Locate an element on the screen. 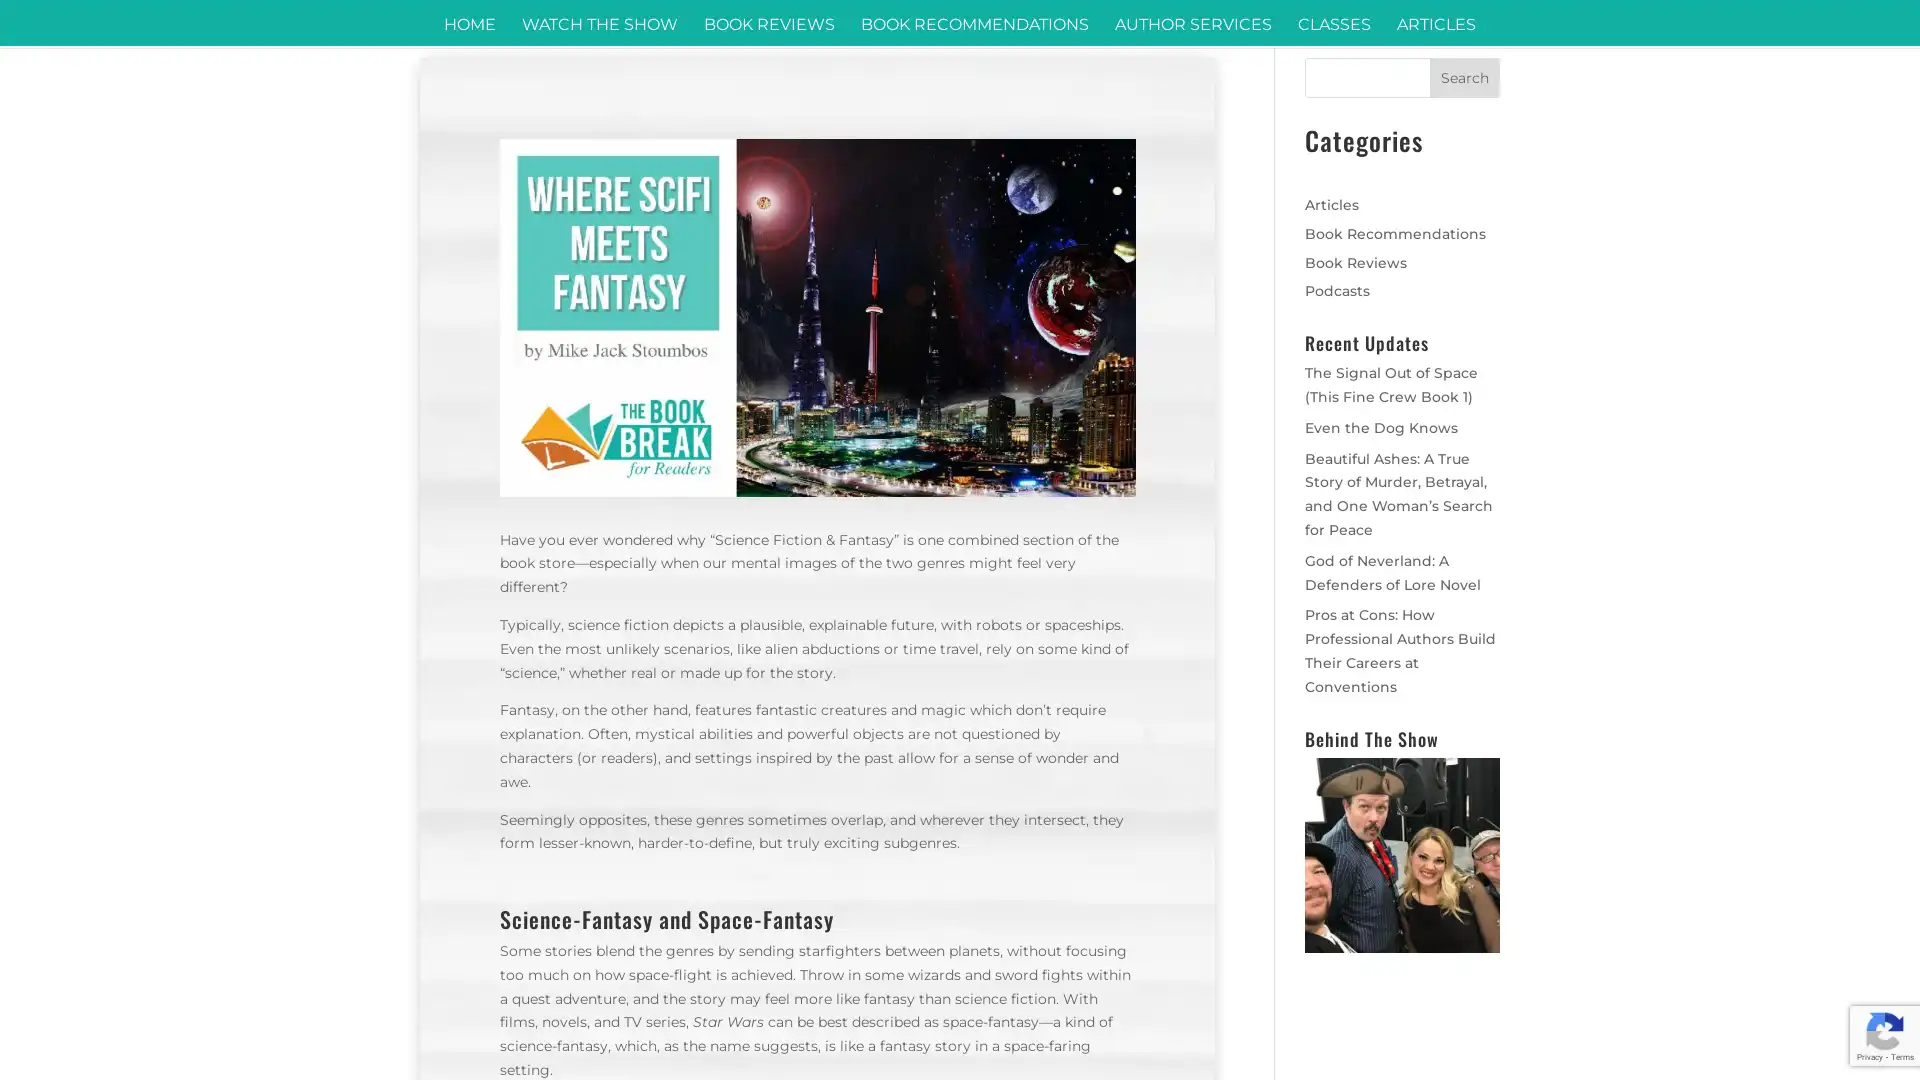 This screenshot has width=1920, height=1080. Search is located at coordinates (1464, 76).